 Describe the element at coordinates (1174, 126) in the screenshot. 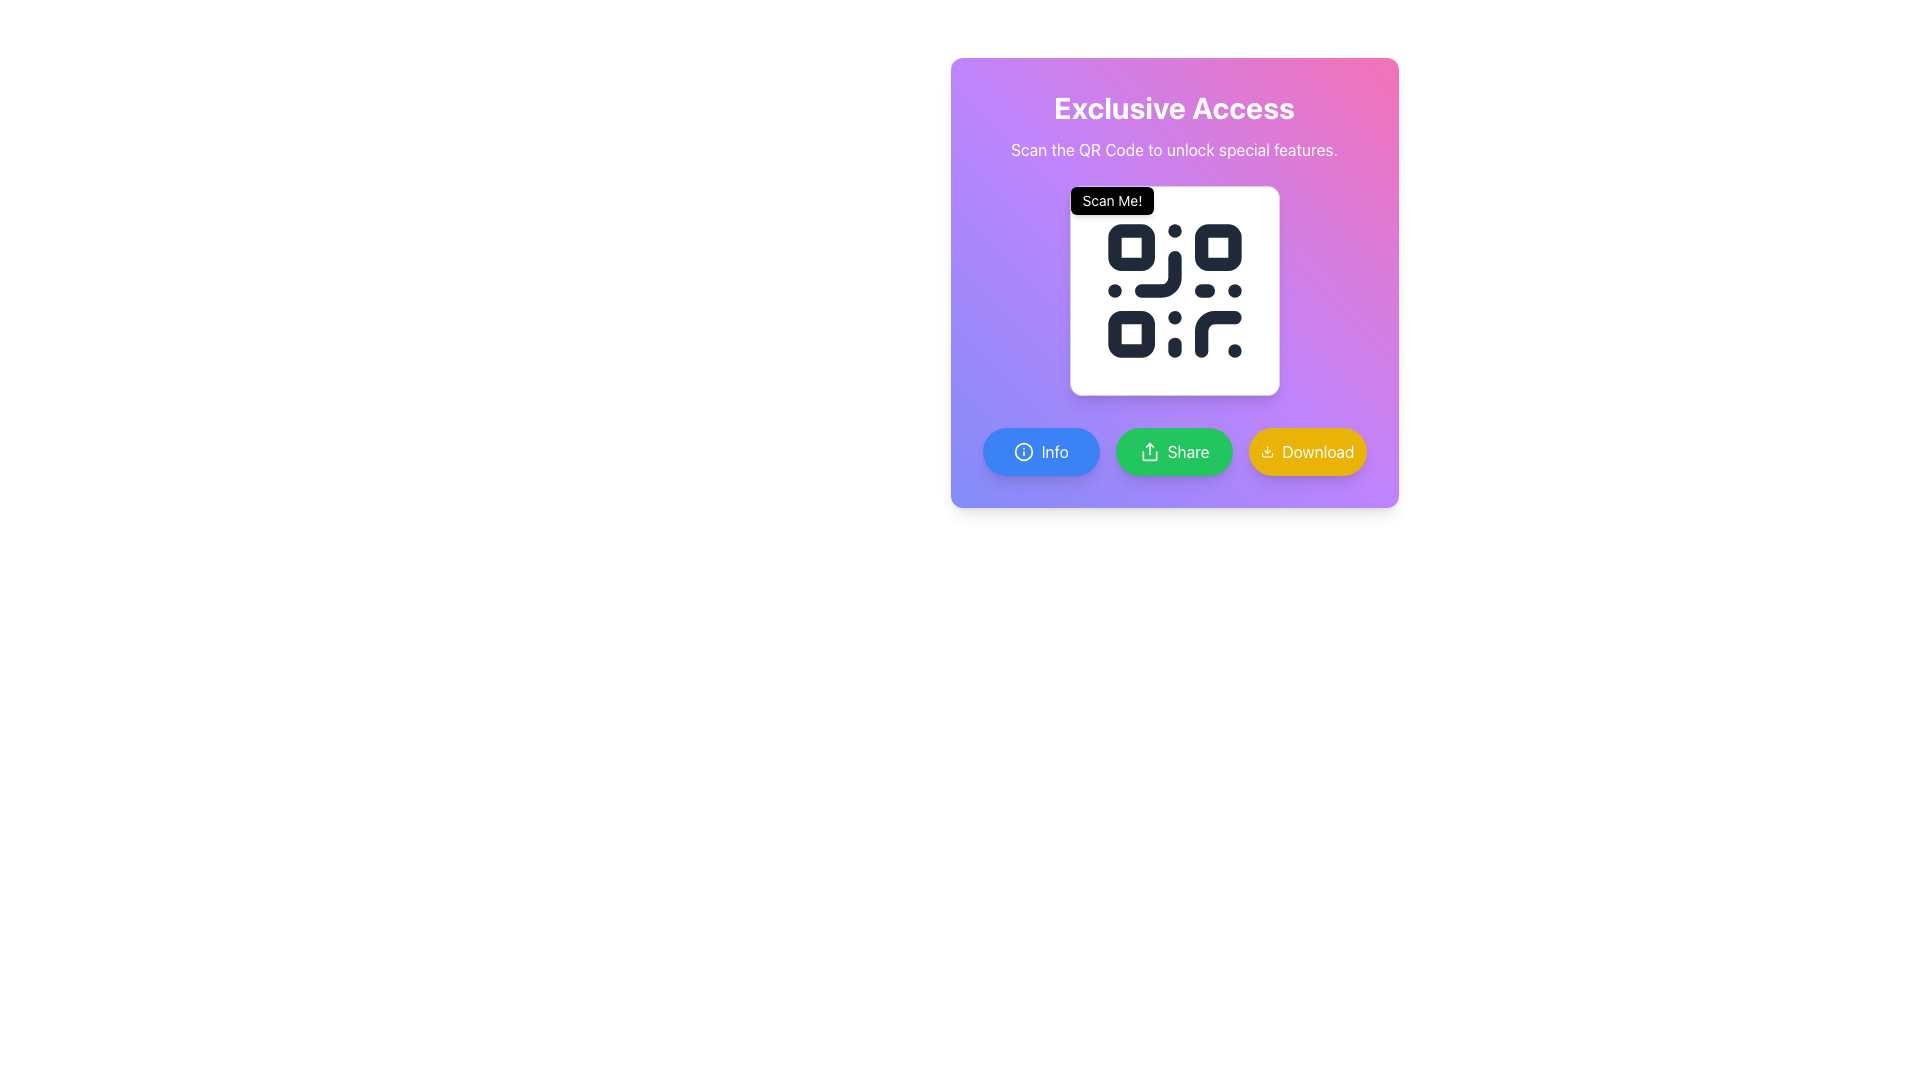

I see `the Information header that instructs the user to scan the QR code for special features` at that location.